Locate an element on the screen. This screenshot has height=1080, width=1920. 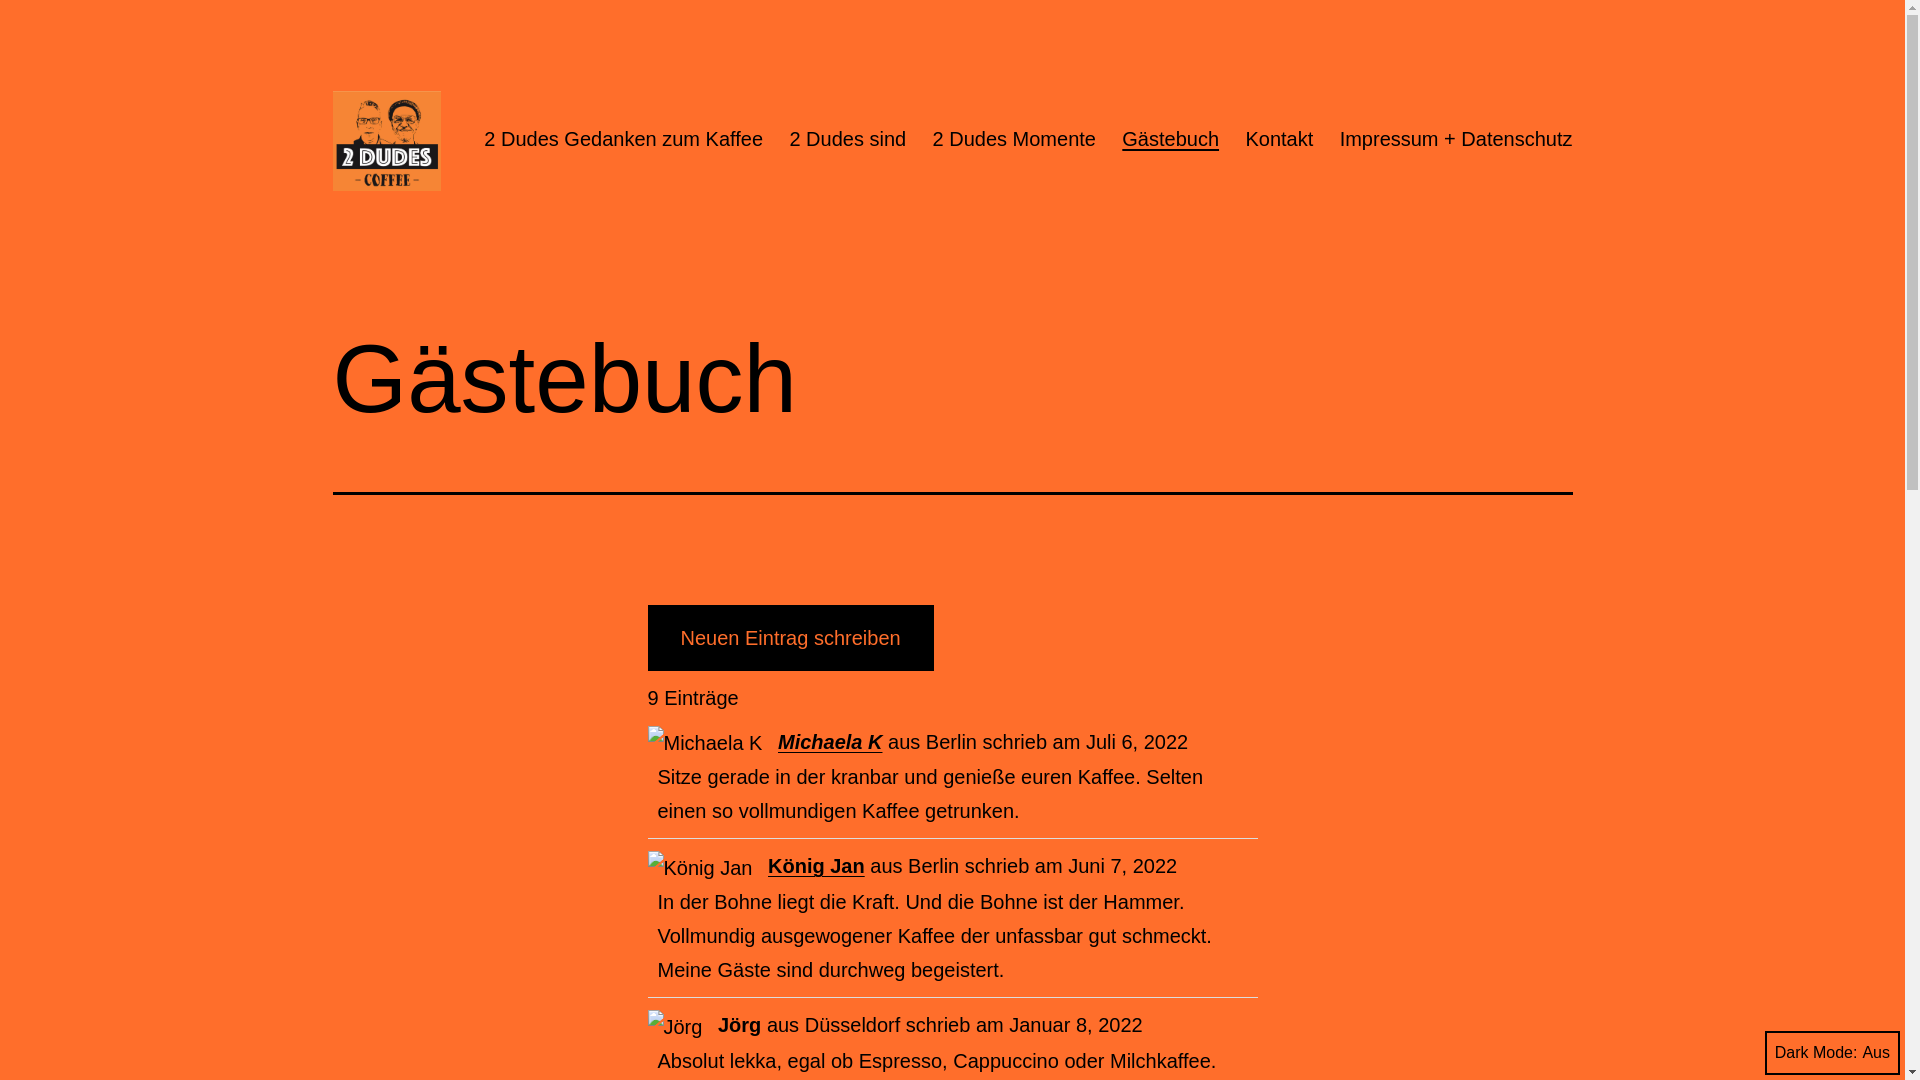
'Impressum + Datenschutz' is located at coordinates (1455, 137).